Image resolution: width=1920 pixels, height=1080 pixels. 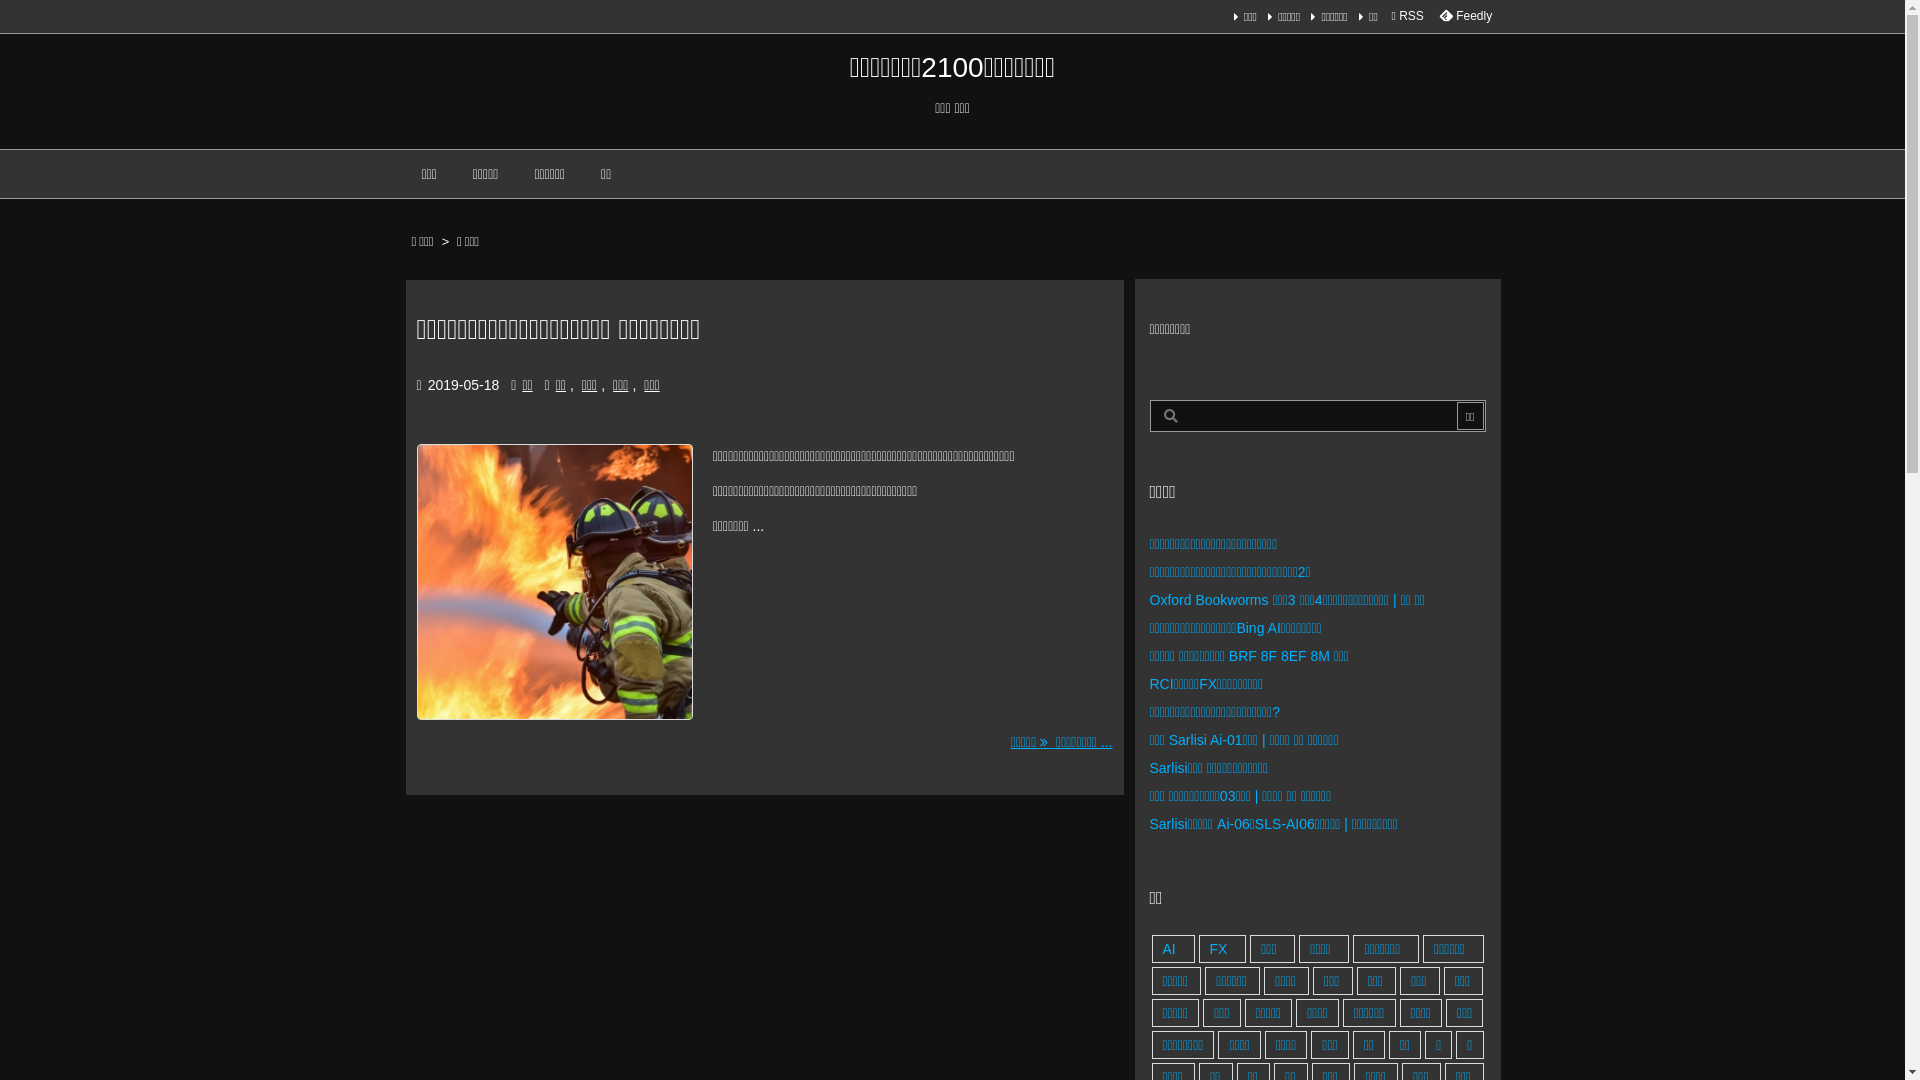 I want to click on 'FX', so click(x=1221, y=947).